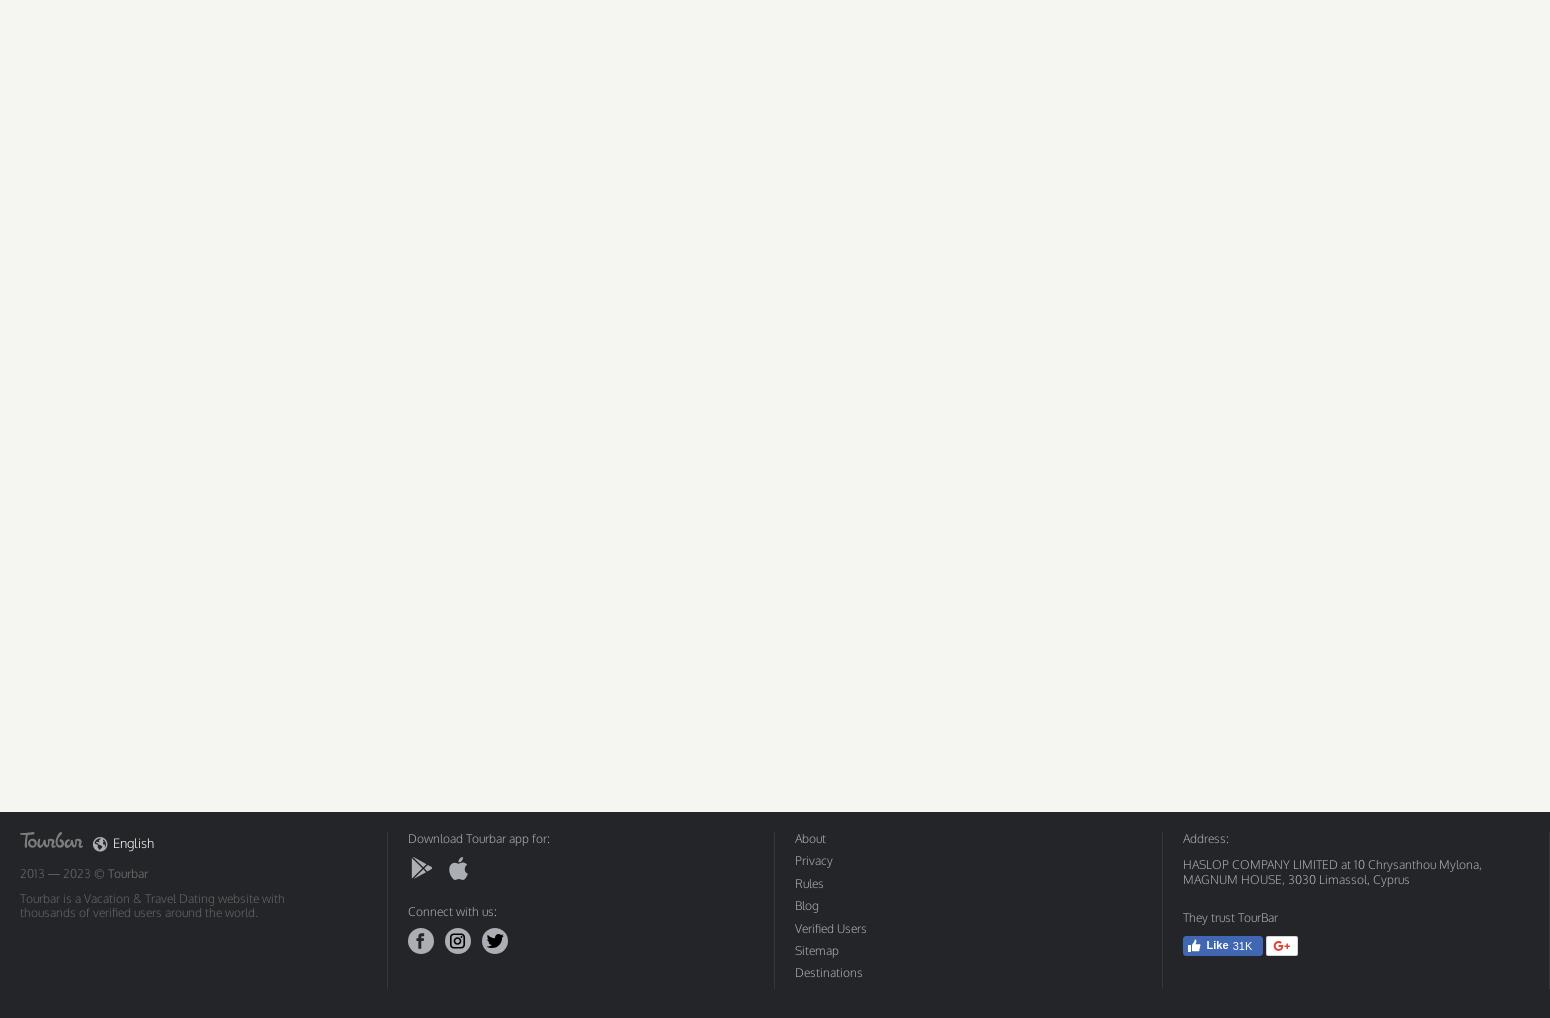  Describe the element at coordinates (793, 859) in the screenshot. I see `'Privacy'` at that location.